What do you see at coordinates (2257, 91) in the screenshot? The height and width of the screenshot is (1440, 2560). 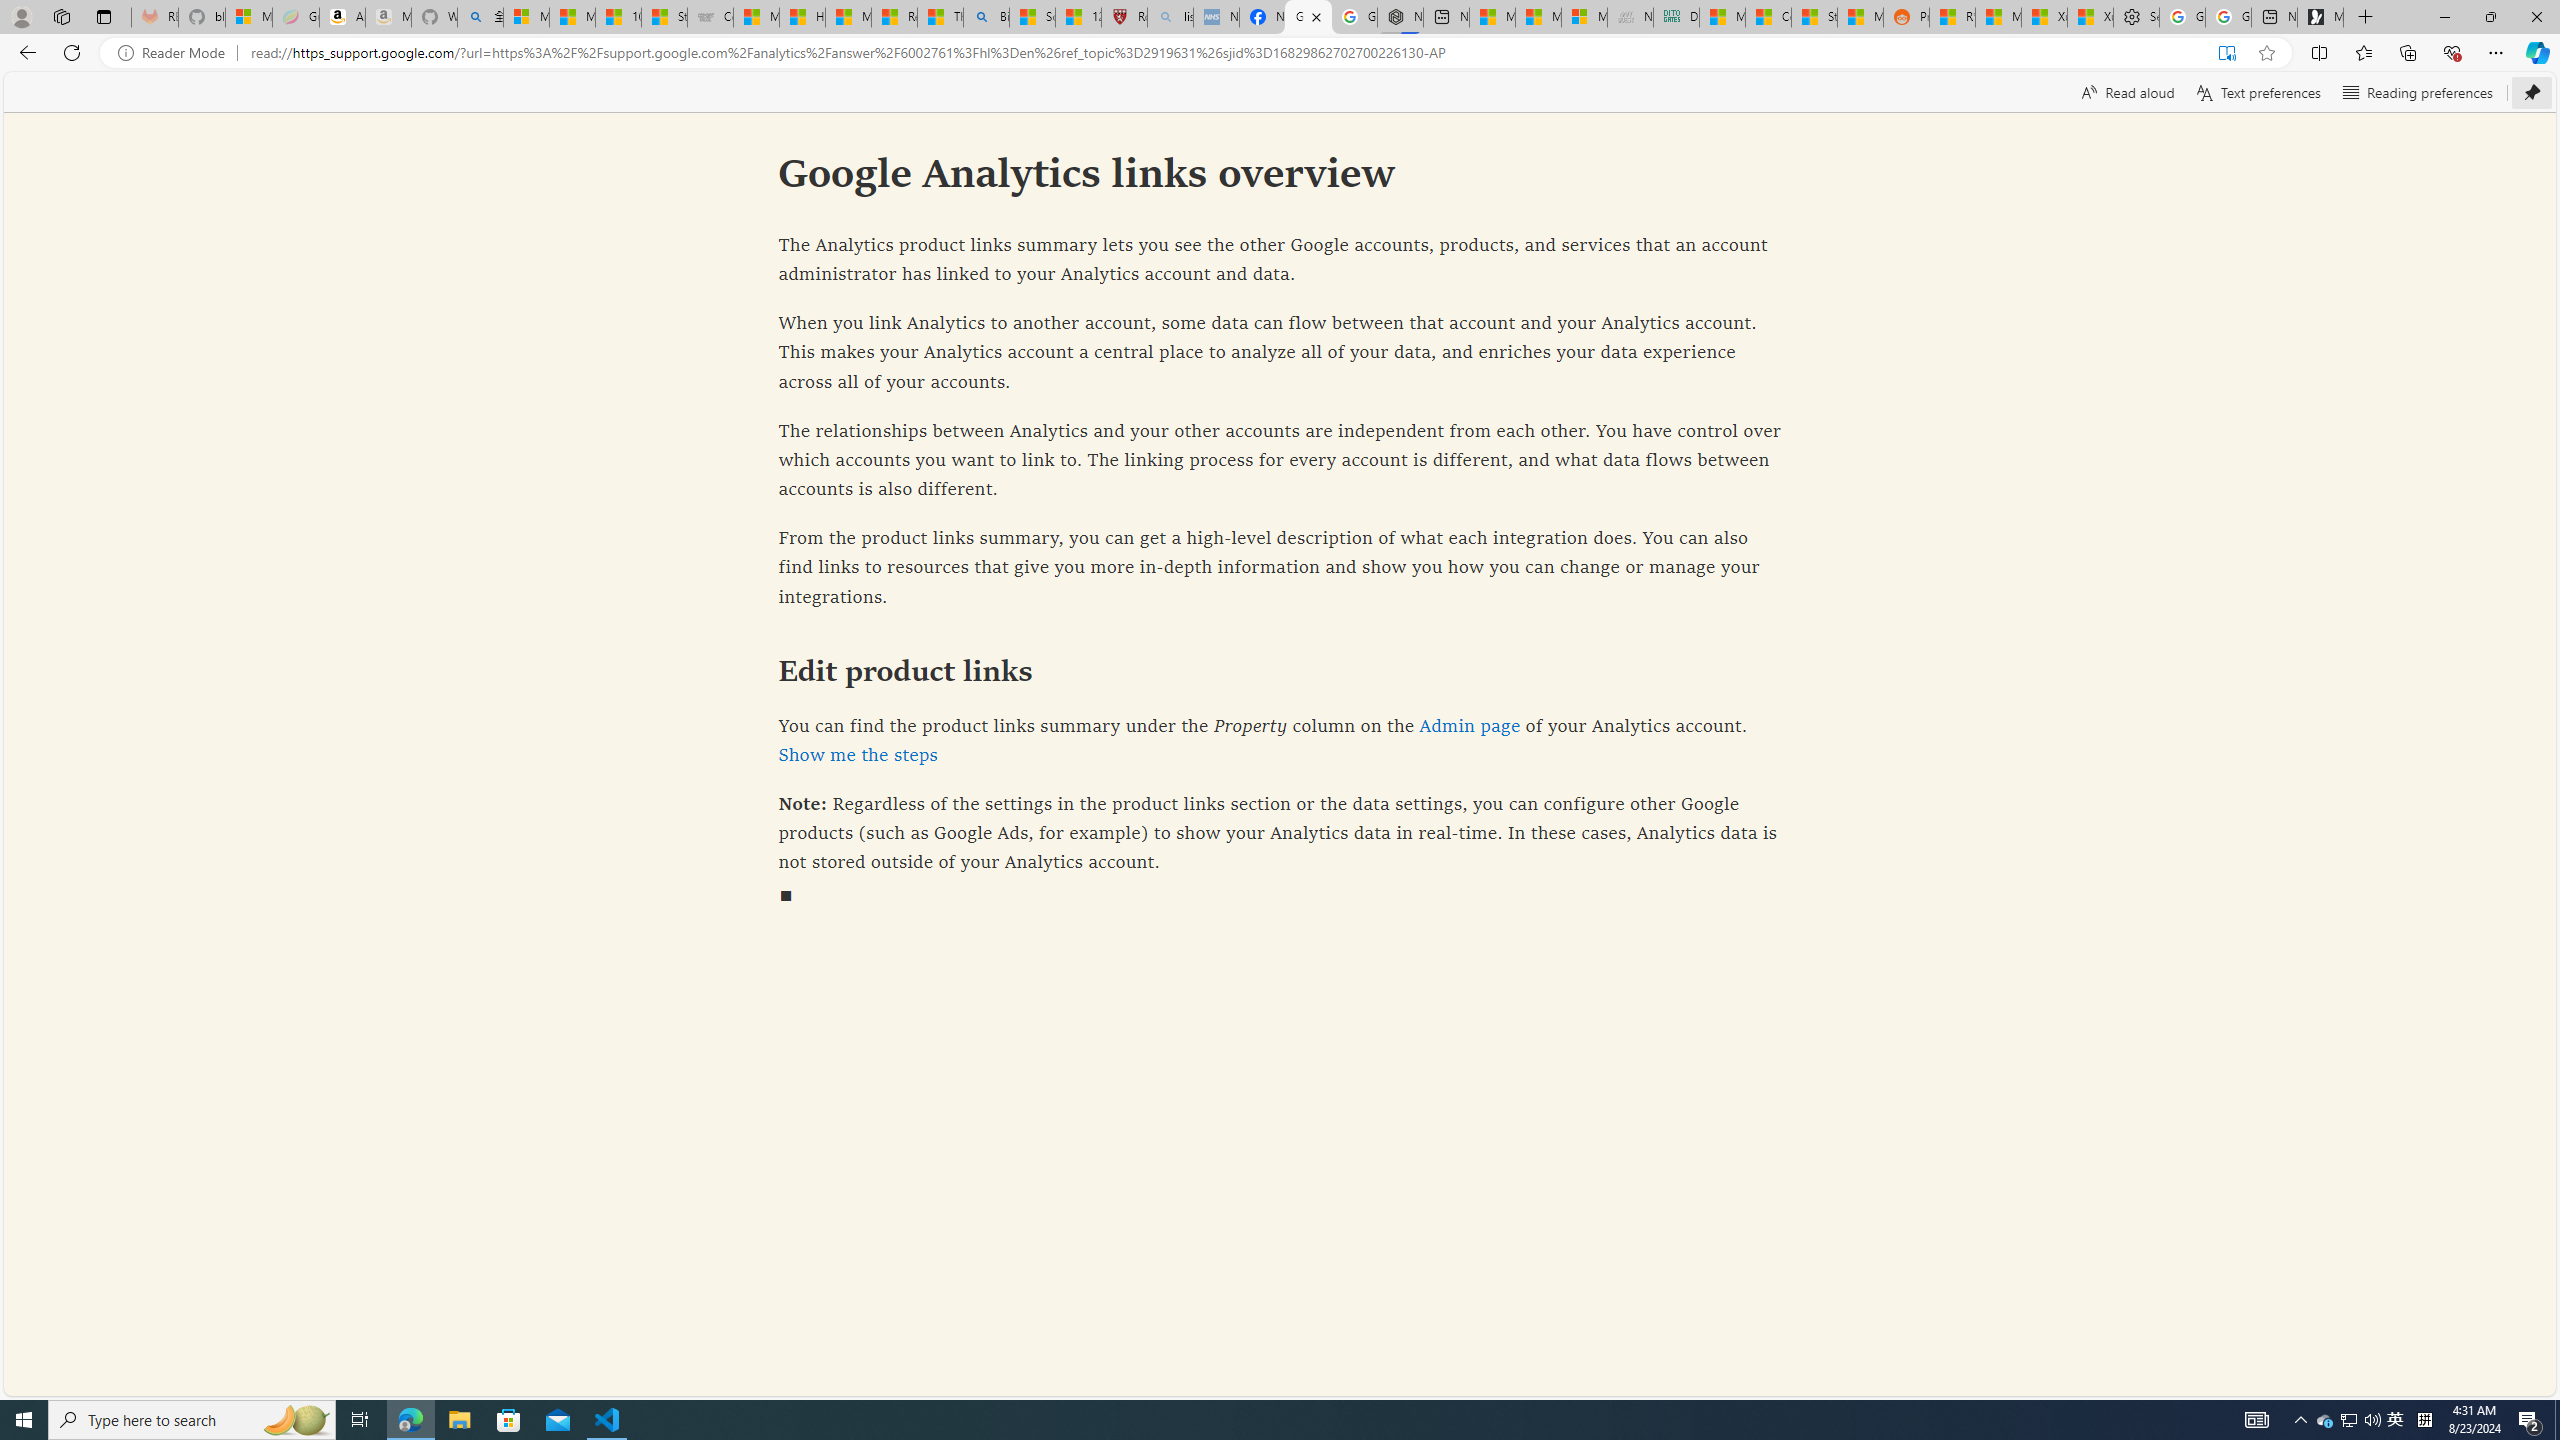 I see `'Text preferences'` at bounding box center [2257, 91].